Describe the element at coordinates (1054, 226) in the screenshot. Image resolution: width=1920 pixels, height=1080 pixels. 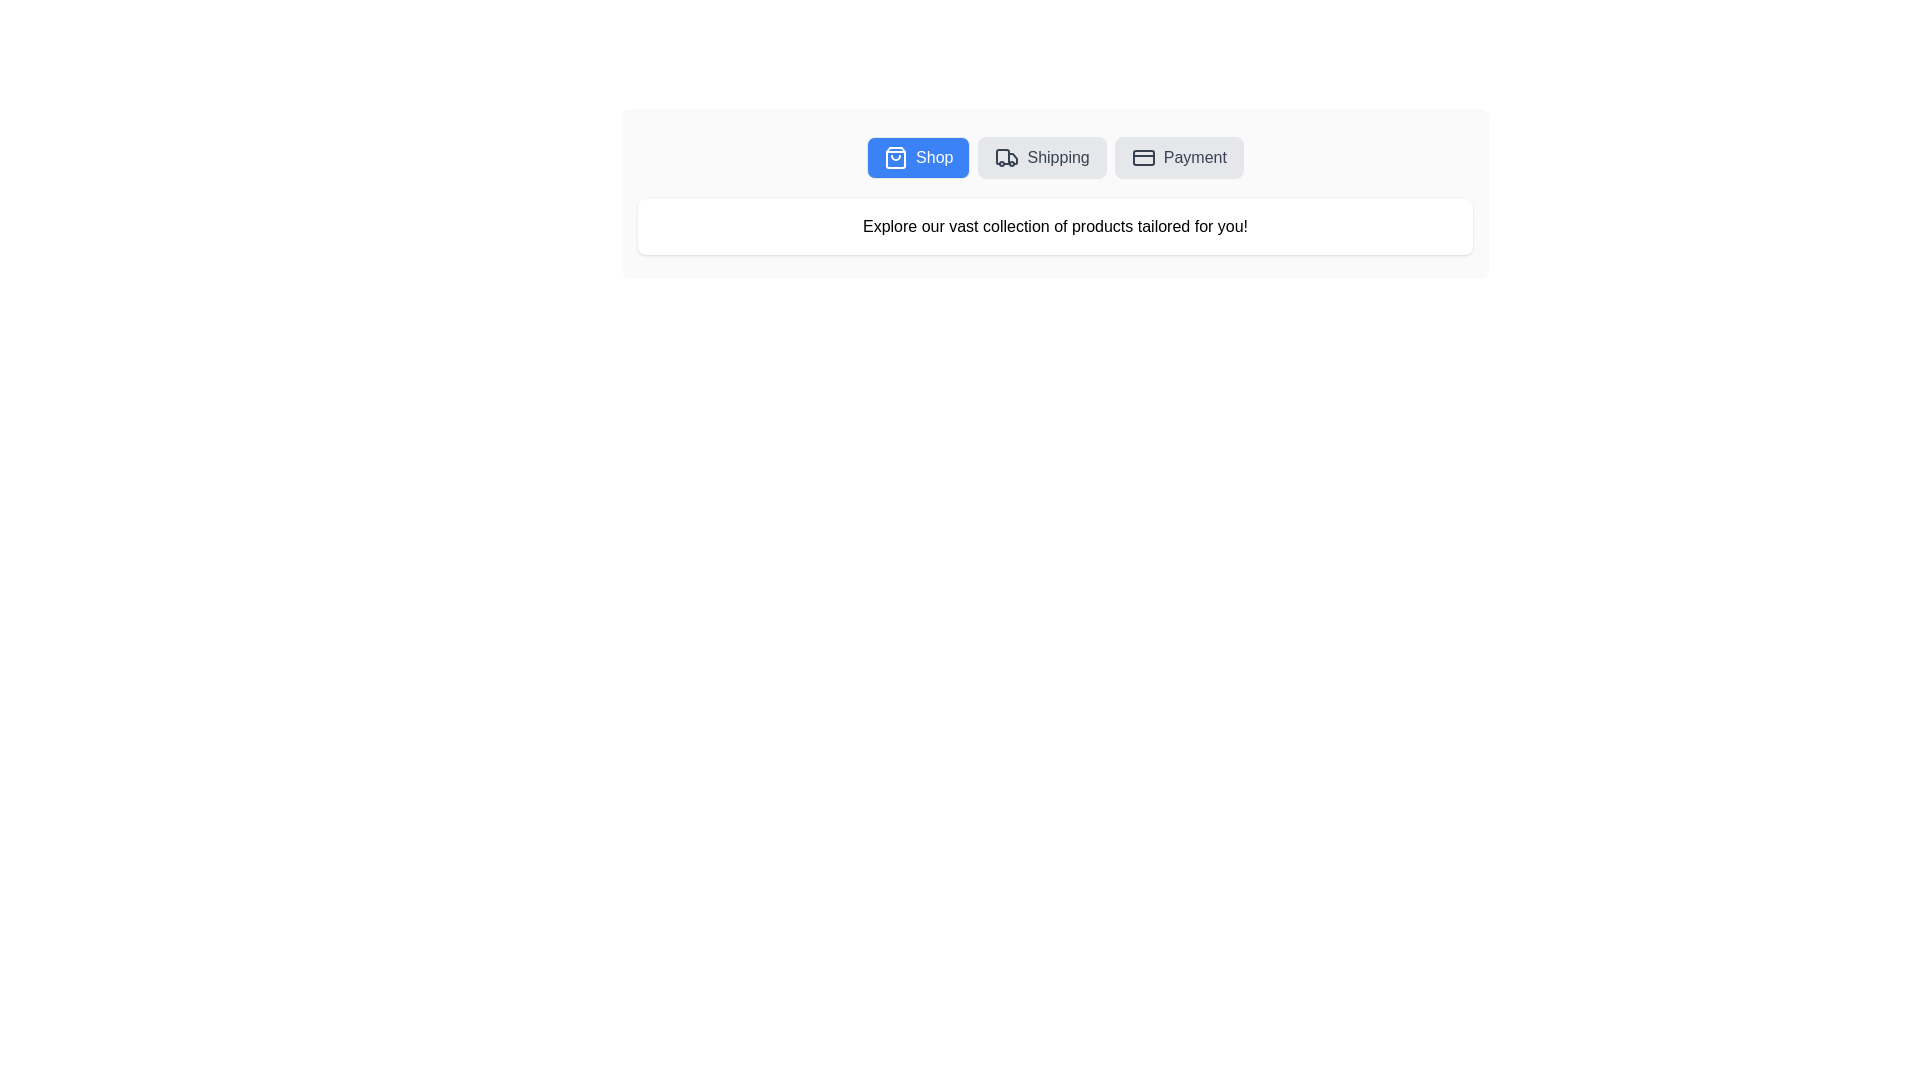
I see `the rectangular text block displaying the message 'Explore our vast collection of products tailored for you!', which is positioned below the buttons labeled 'Shop', 'Shipping', and 'Payment'` at that location.